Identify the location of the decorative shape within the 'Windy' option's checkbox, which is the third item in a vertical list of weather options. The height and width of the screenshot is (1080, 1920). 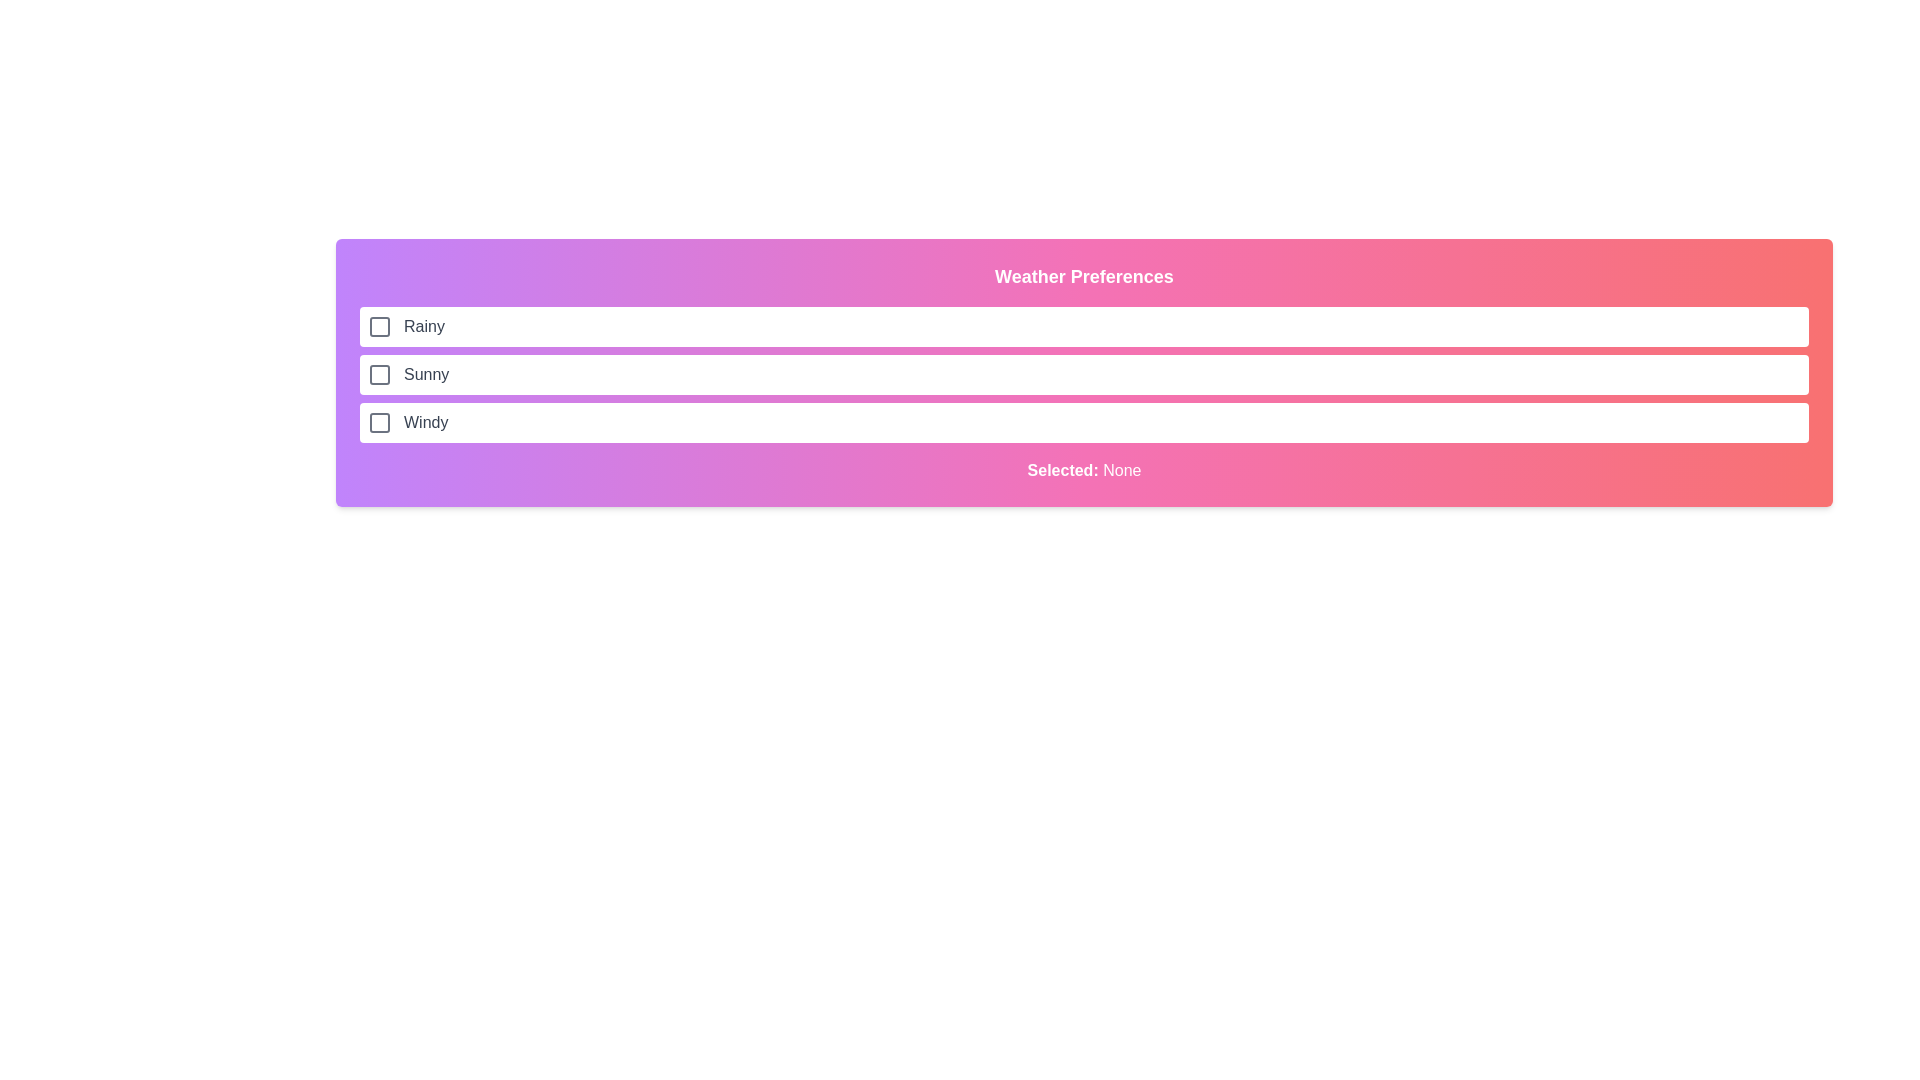
(379, 422).